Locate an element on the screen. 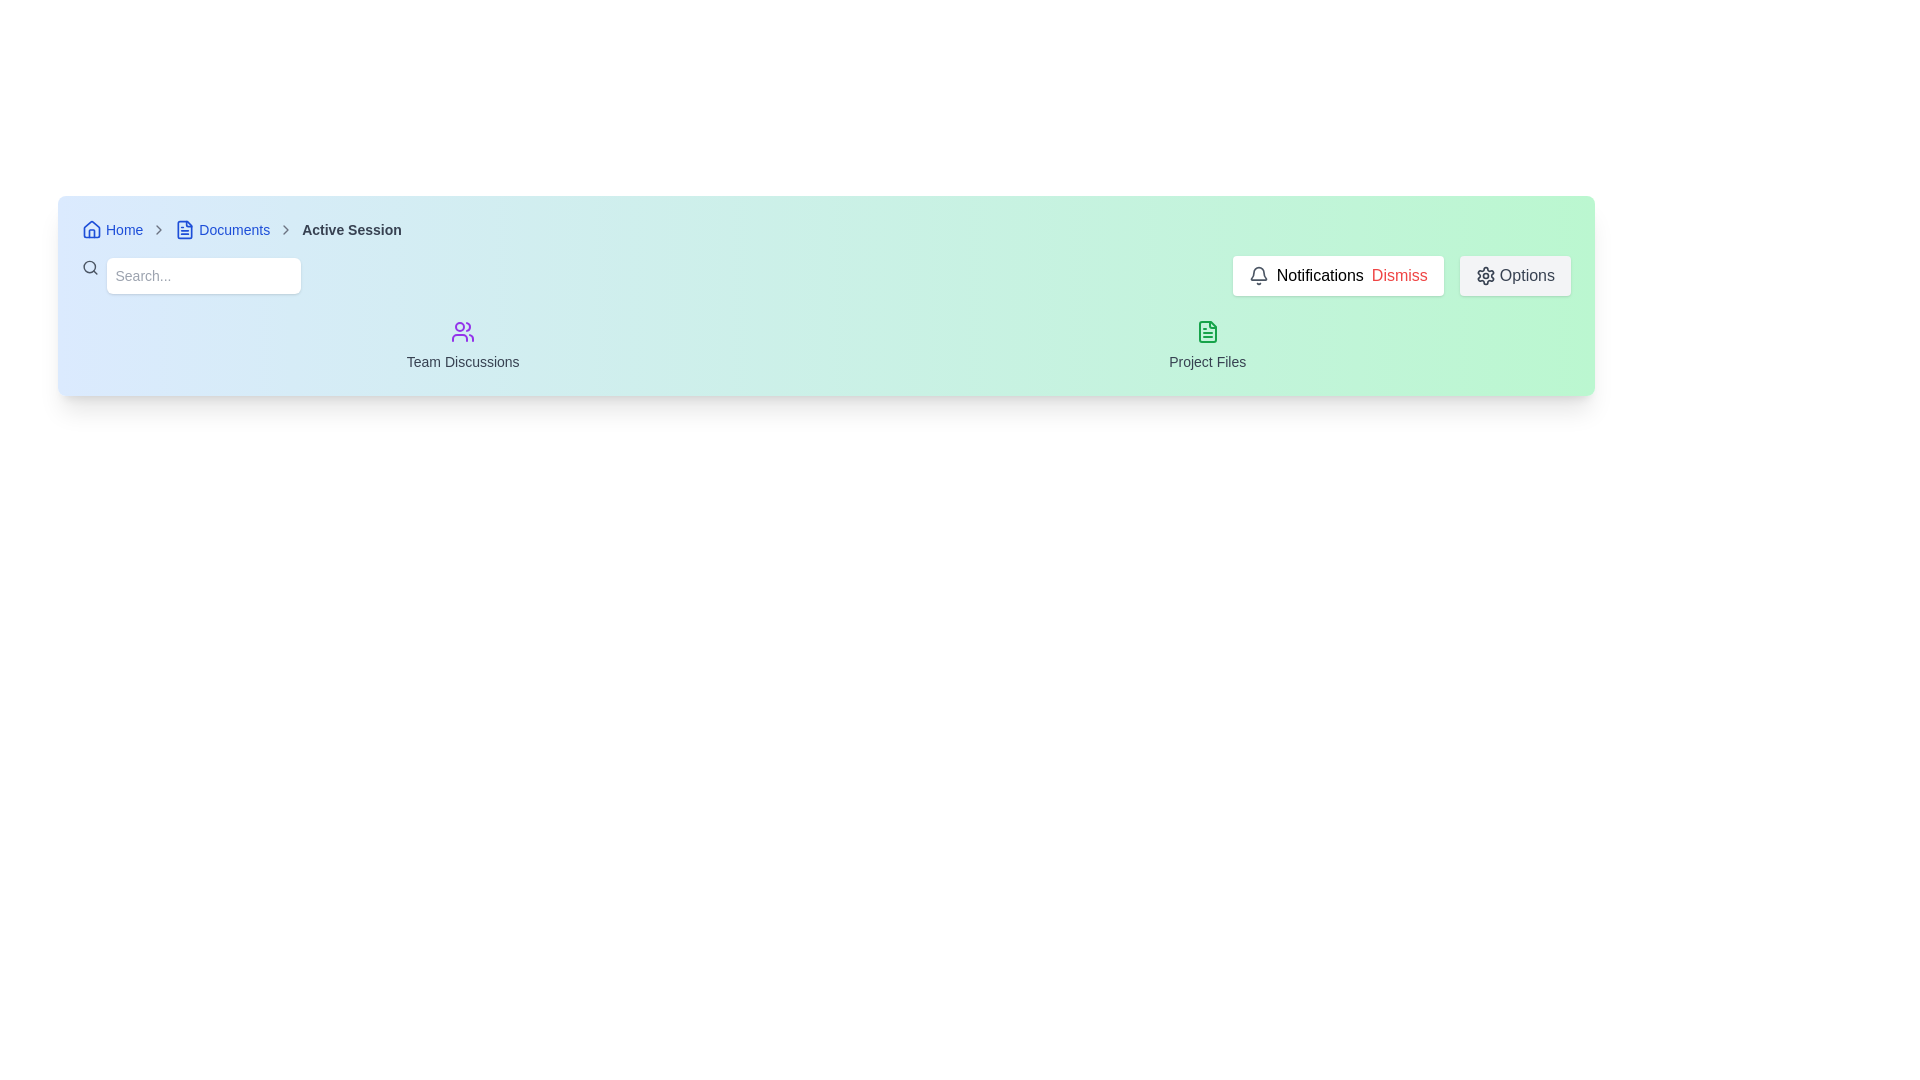  the Text Label that indicates a section for project files or related resources, located centrally below a file icon and adjacent to the 'Notifications' and 'Options' buttons is located at coordinates (1206, 362).